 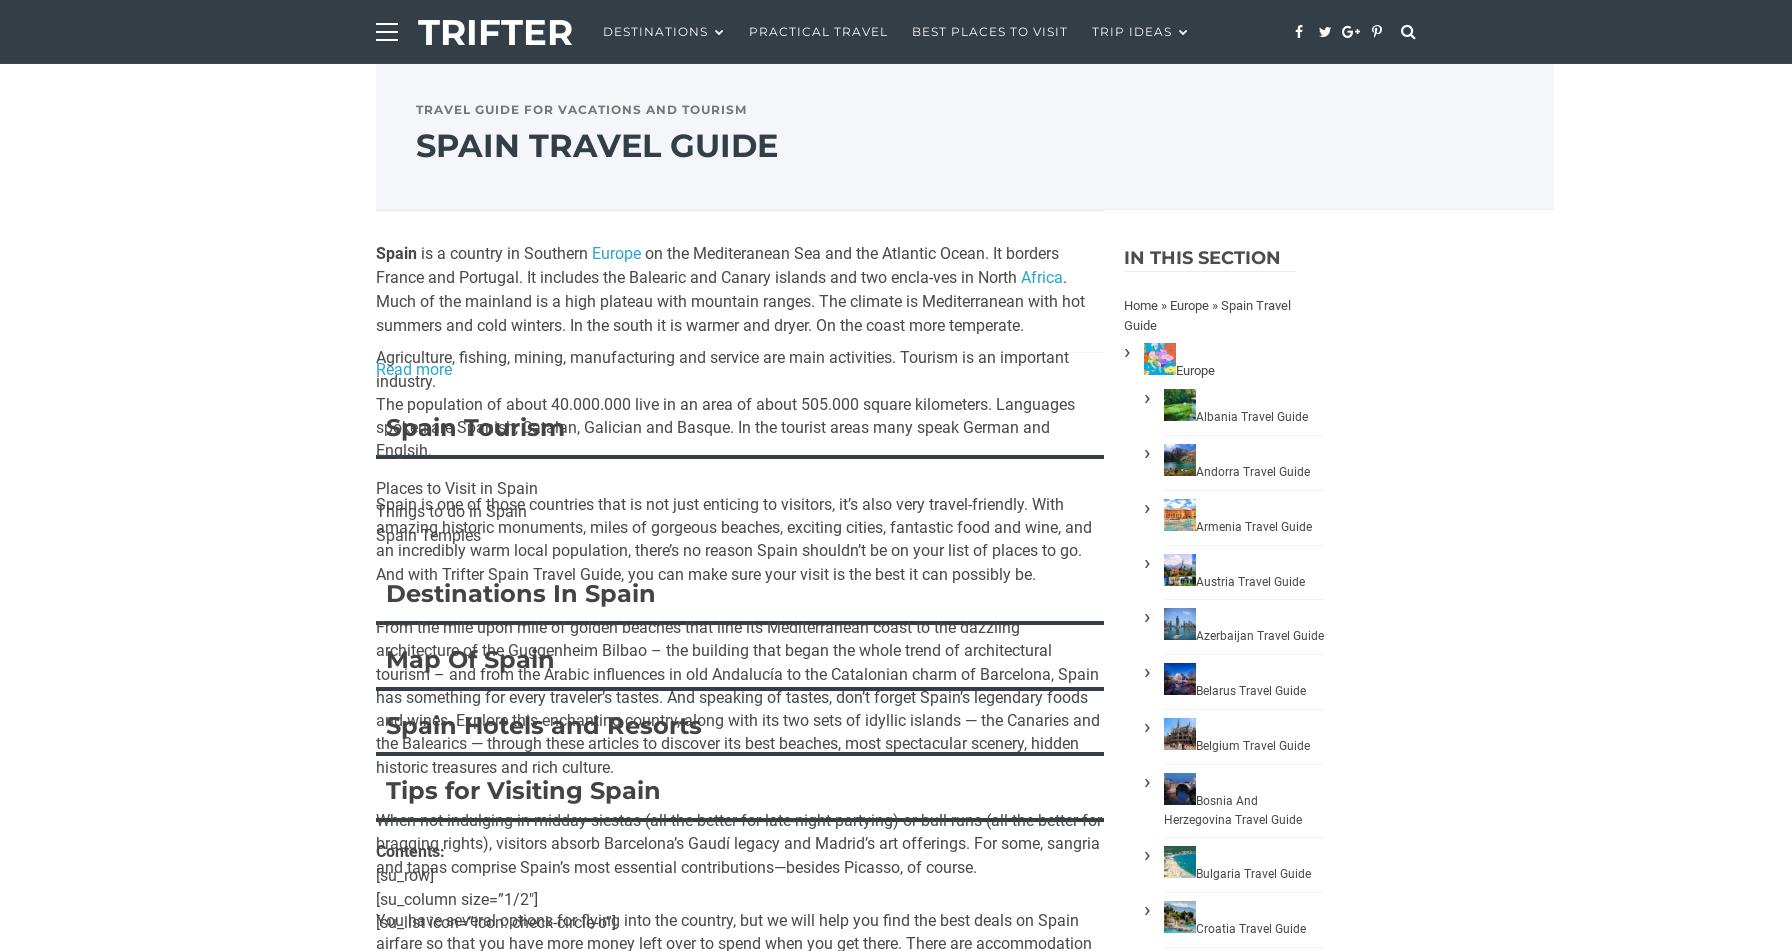 What do you see at coordinates (722, 369) in the screenshot?
I see `'Agriculture, fishing, mining, manufacturing and service are main activities. Tourism is an important industry.'` at bounding box center [722, 369].